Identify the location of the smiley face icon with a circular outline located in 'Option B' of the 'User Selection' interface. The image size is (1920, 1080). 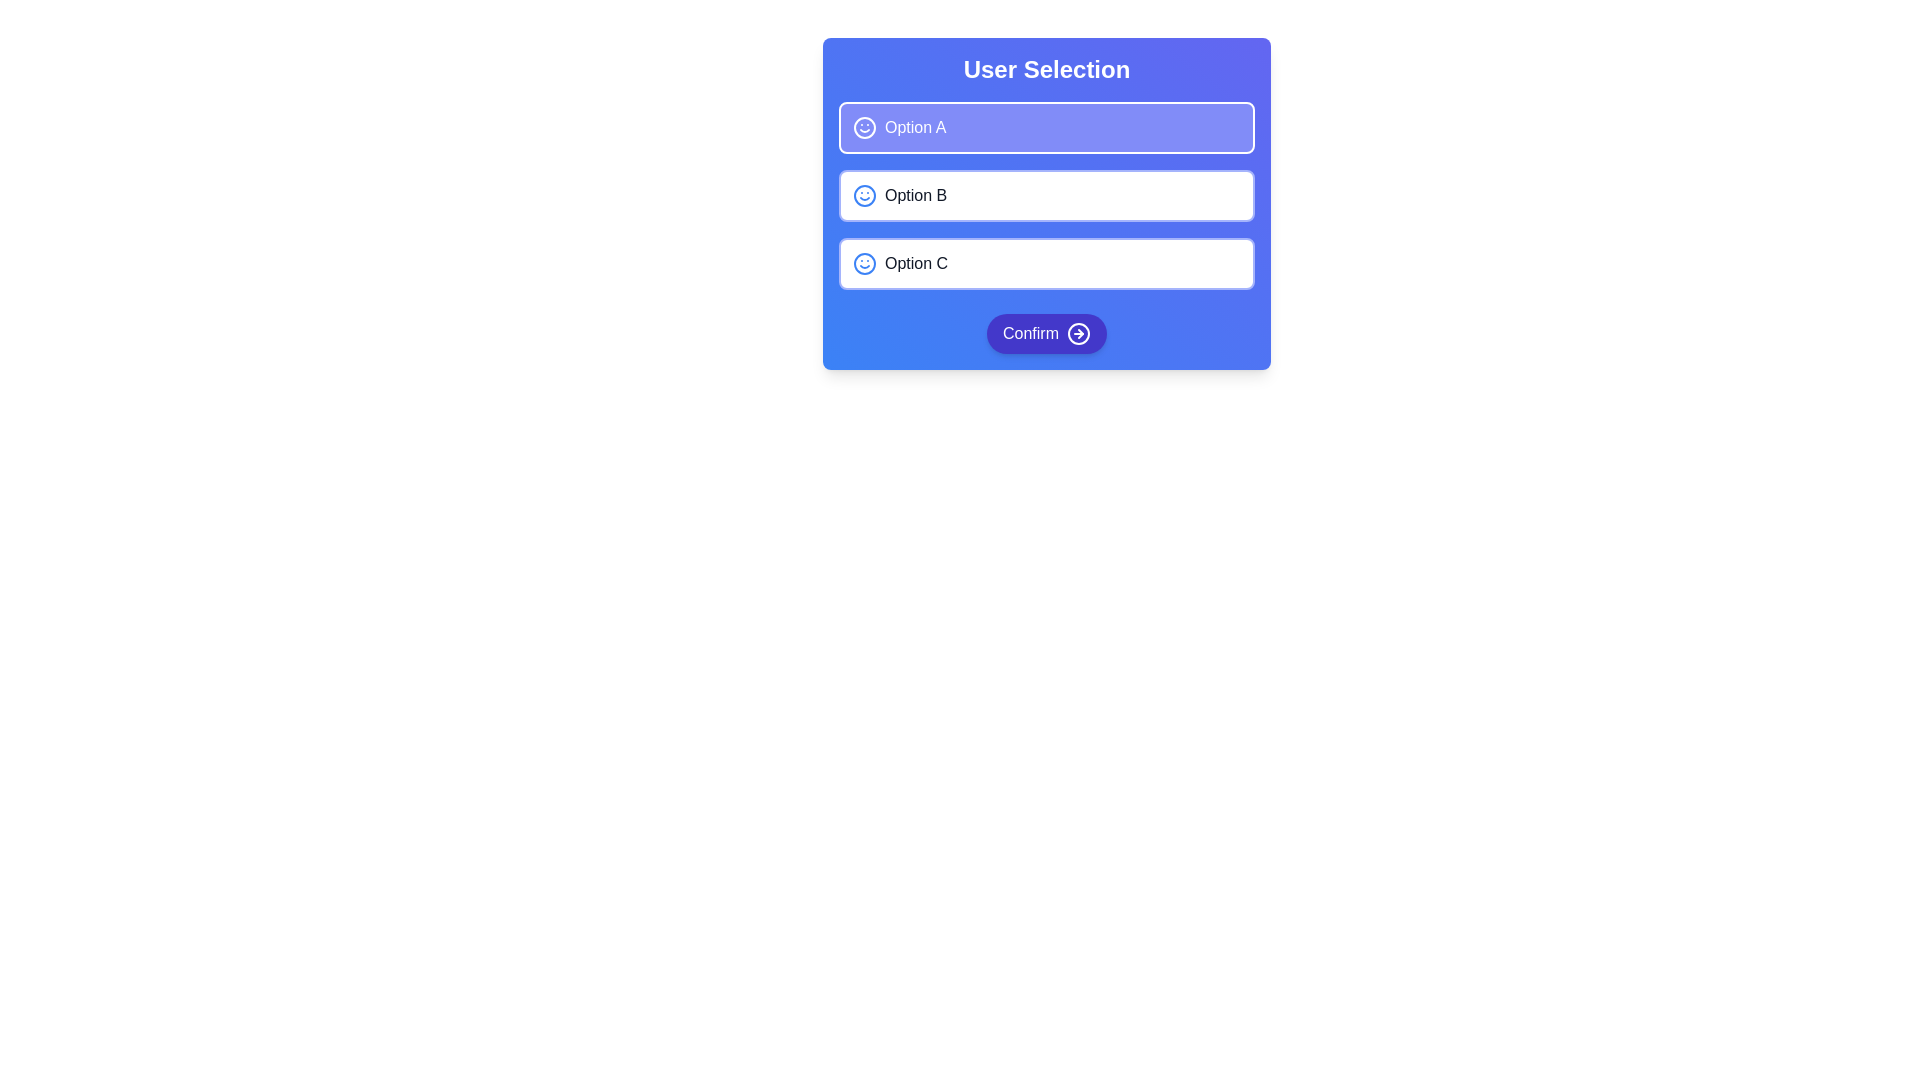
(864, 196).